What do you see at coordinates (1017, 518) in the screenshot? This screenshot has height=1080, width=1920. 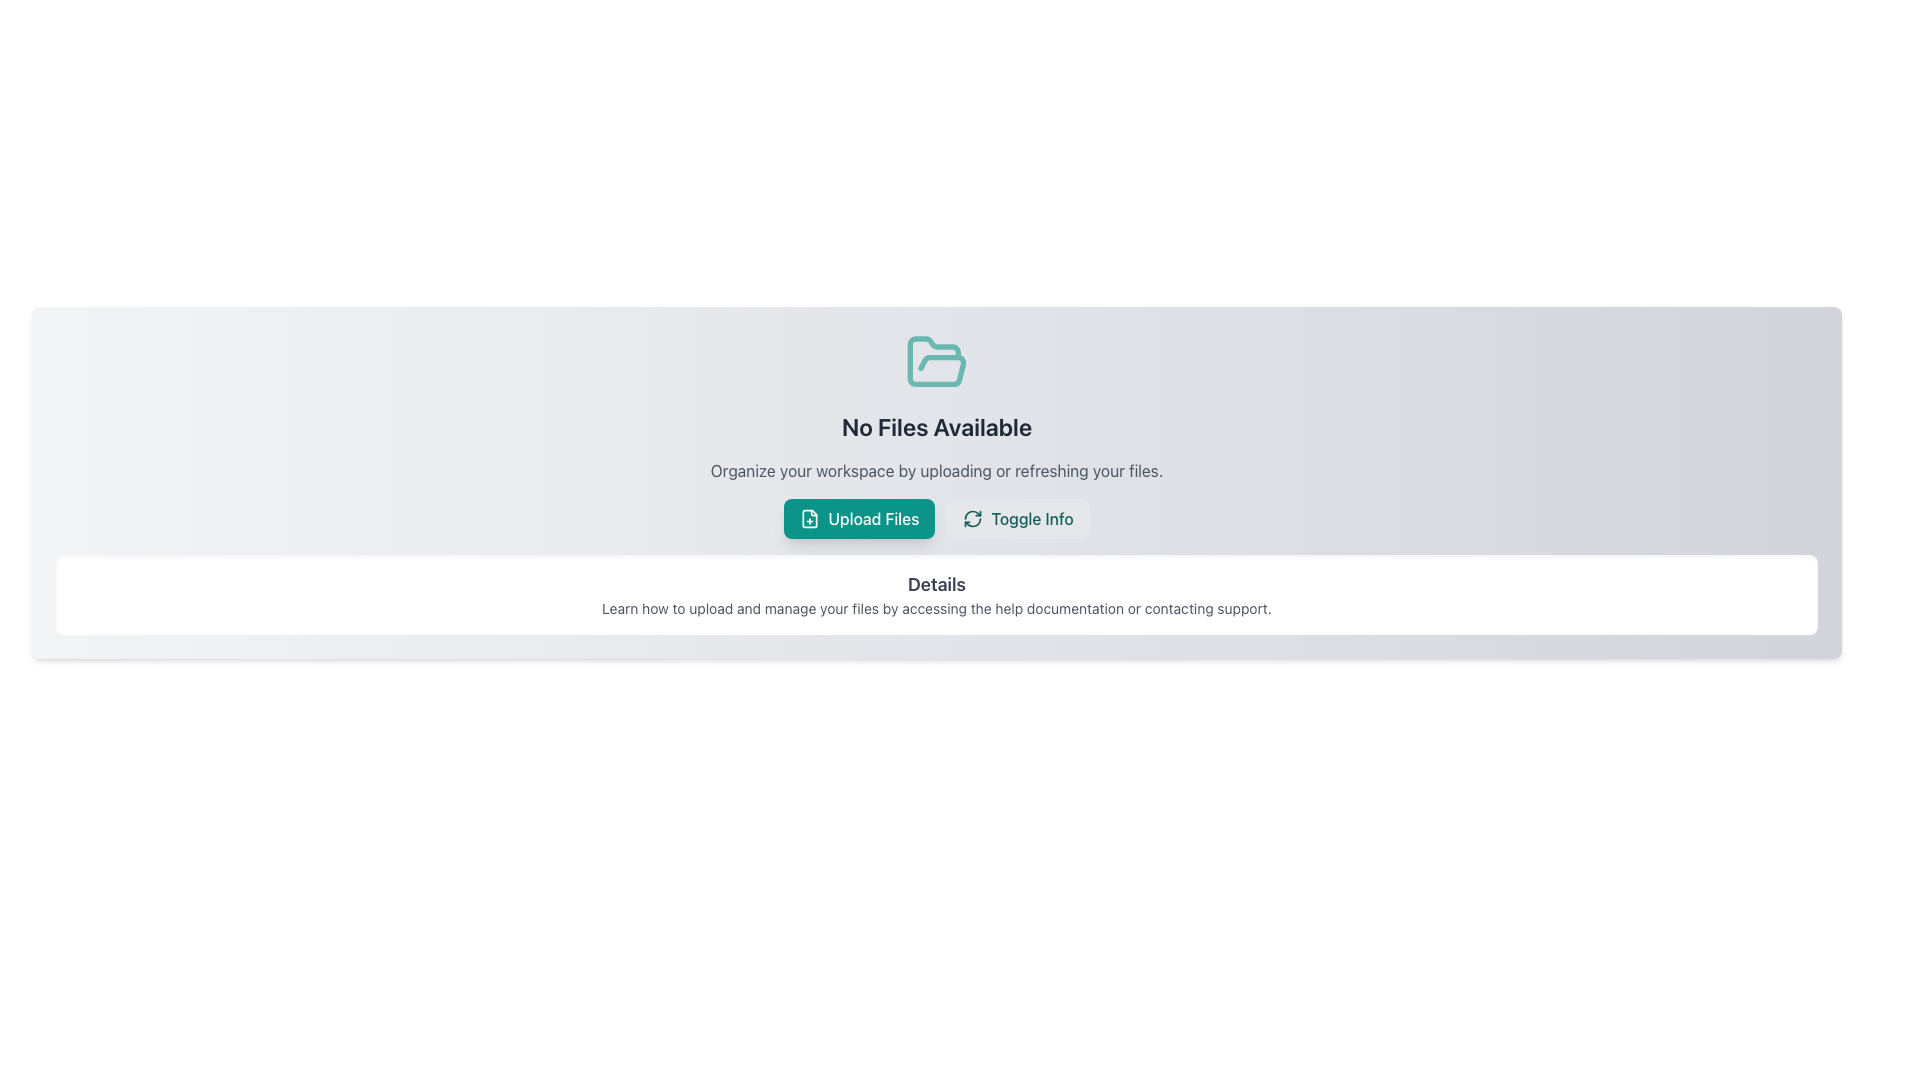 I see `the 'Toggle Info' button, which is a rounded rectangle with teal text and a refresh icon` at bounding box center [1017, 518].